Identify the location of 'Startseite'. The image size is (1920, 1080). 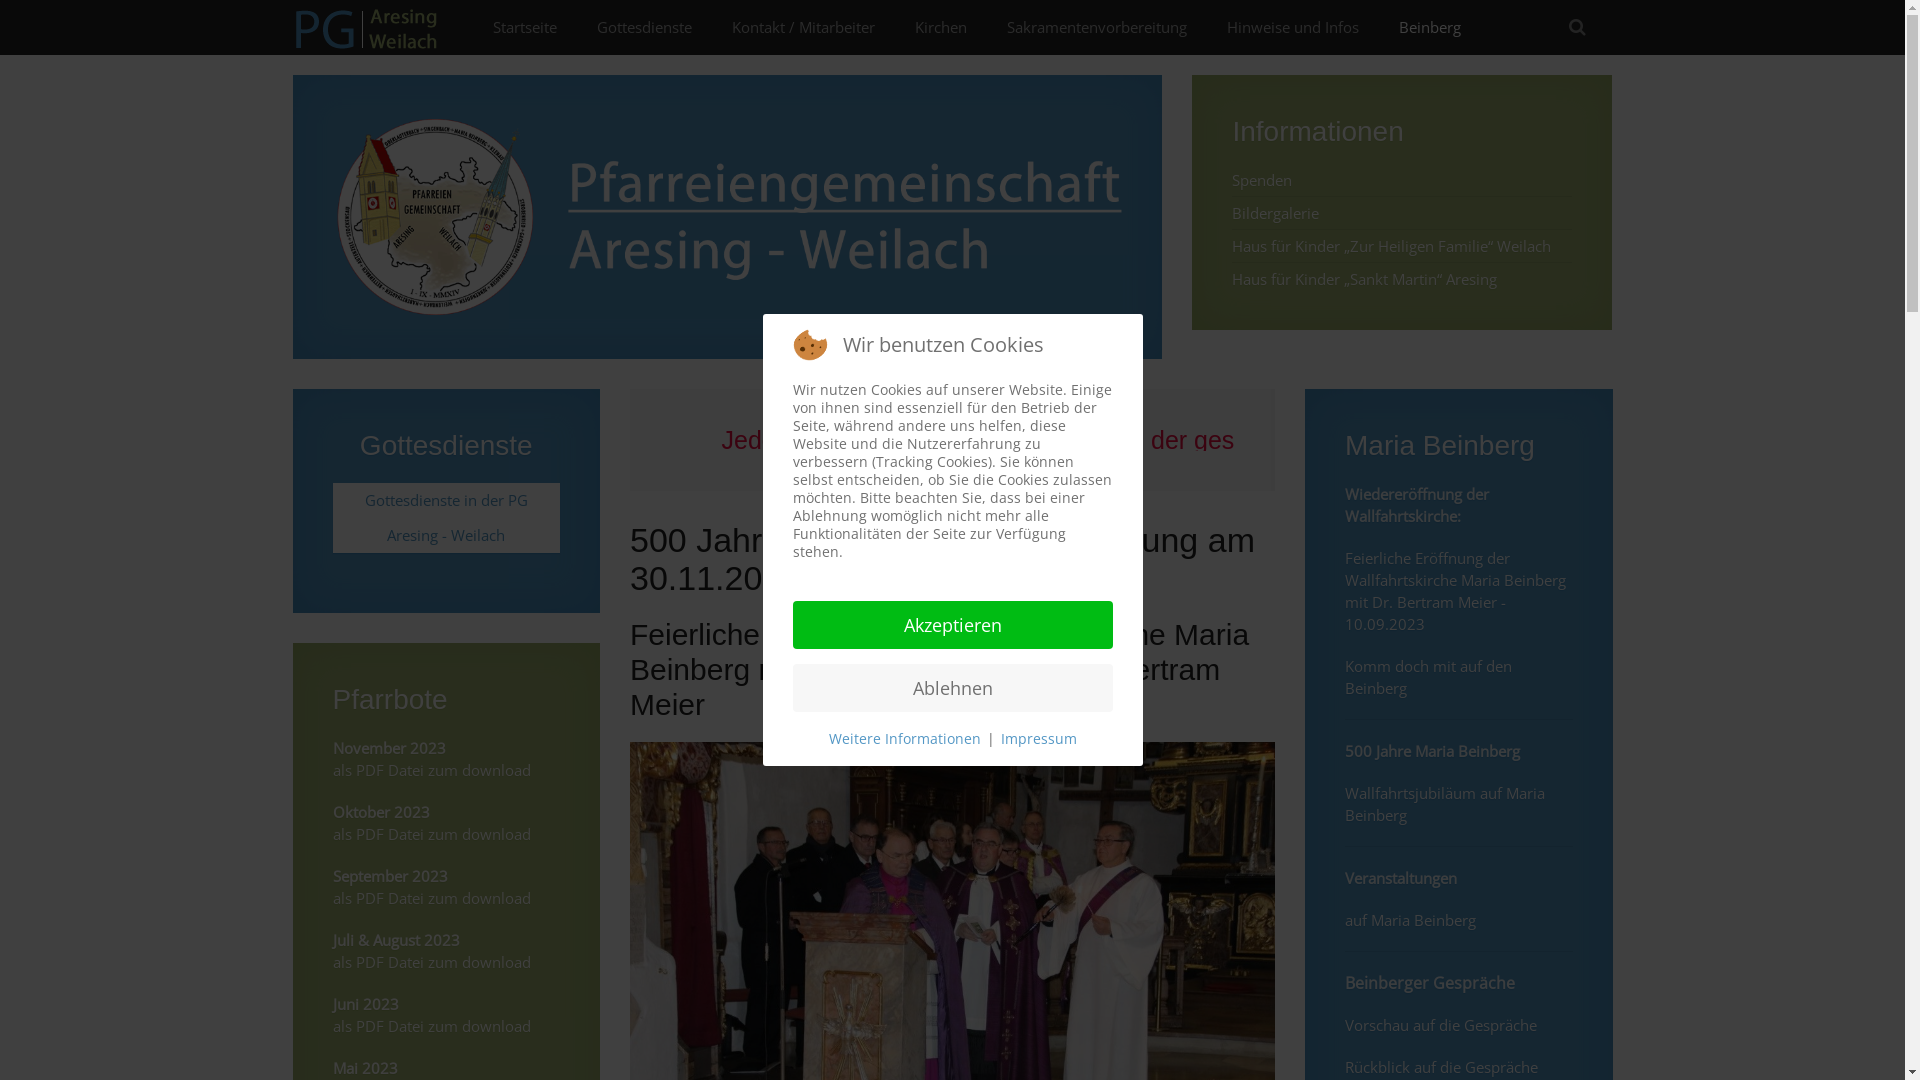
(523, 27).